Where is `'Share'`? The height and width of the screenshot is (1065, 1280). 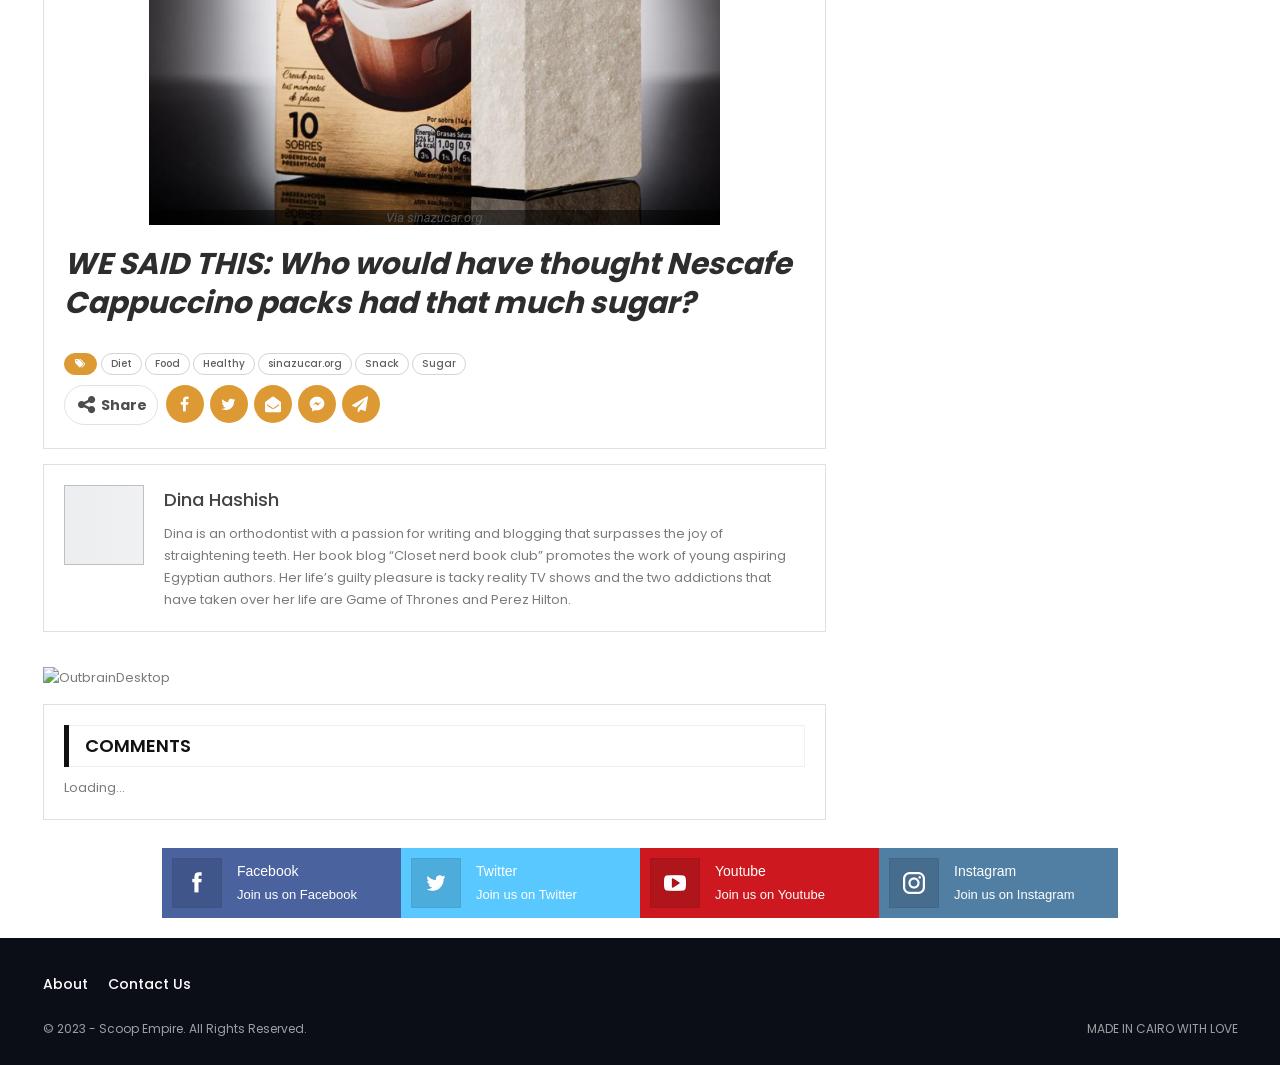
'Share' is located at coordinates (98, 404).